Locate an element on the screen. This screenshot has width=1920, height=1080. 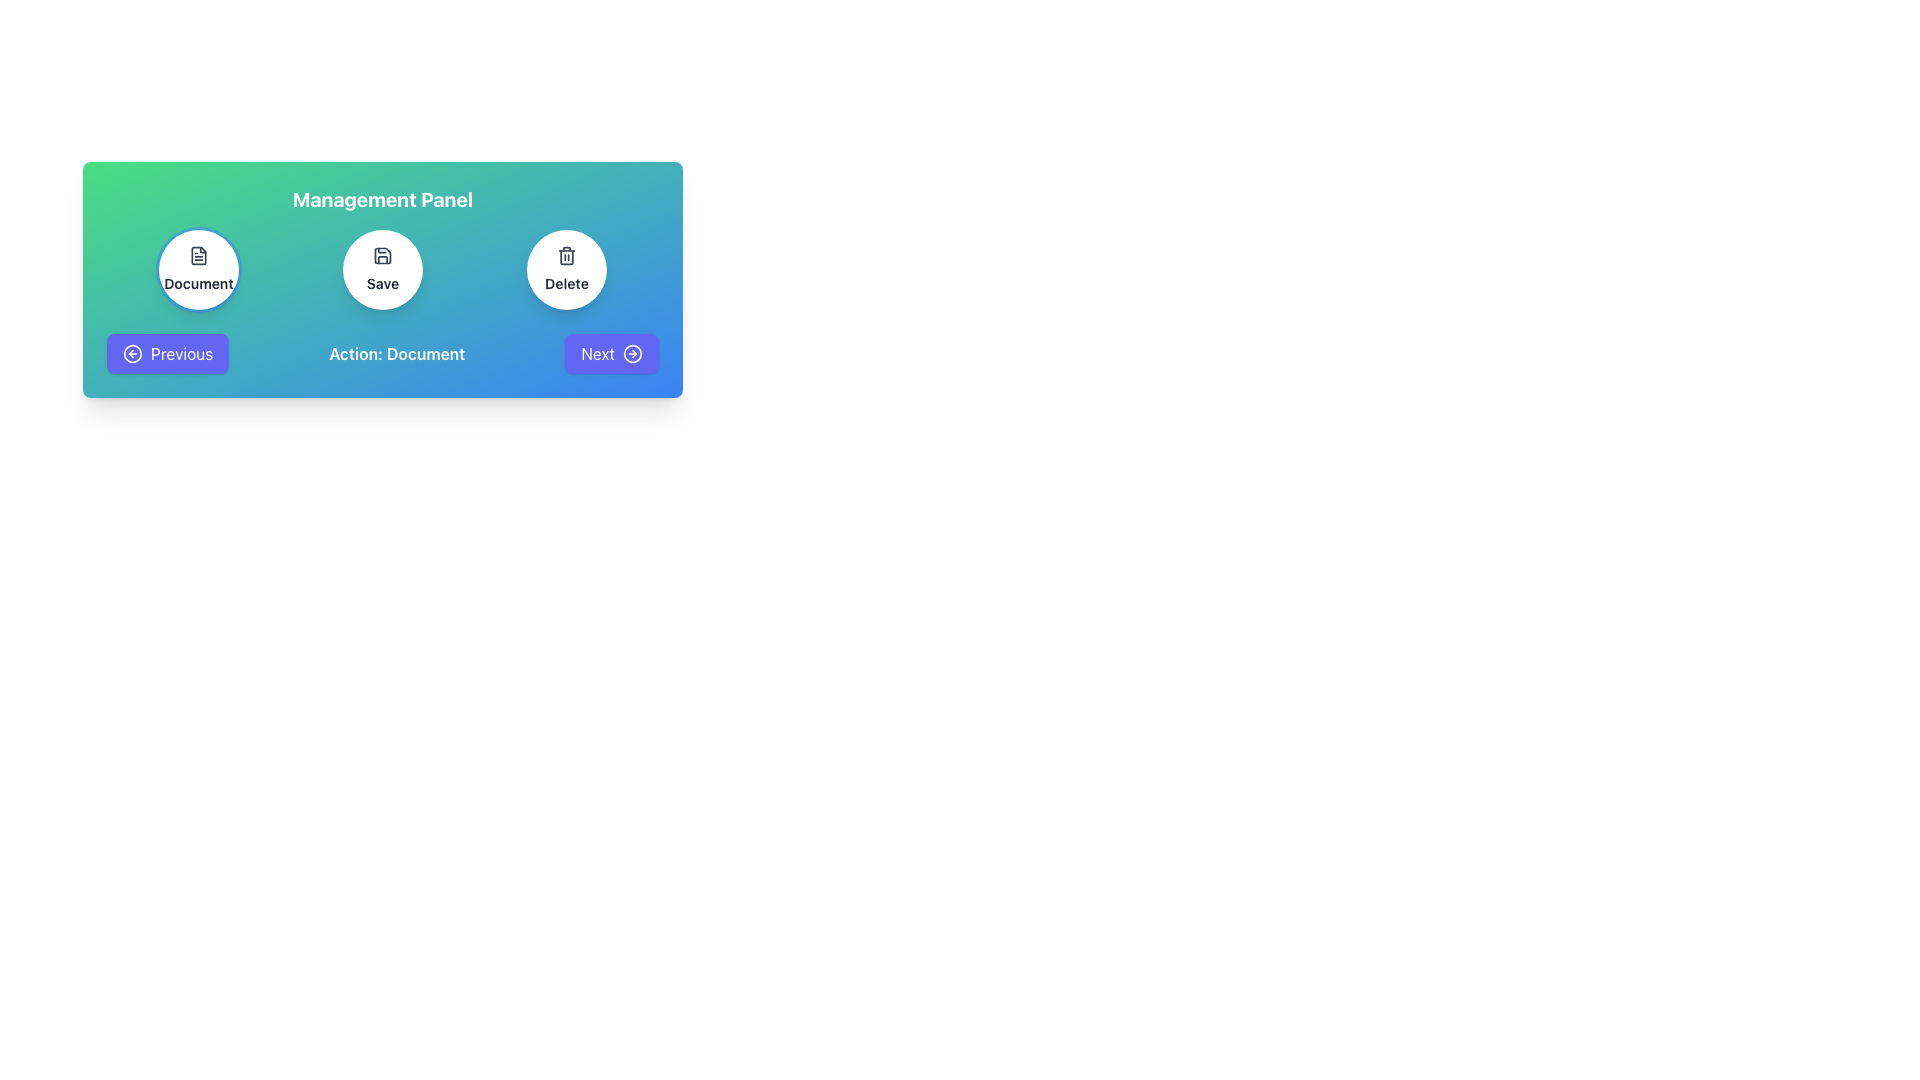
the text label describing the 'Delete' action, which is located below the trash bin icon within the circular card on the right side of the interface is located at coordinates (565, 284).